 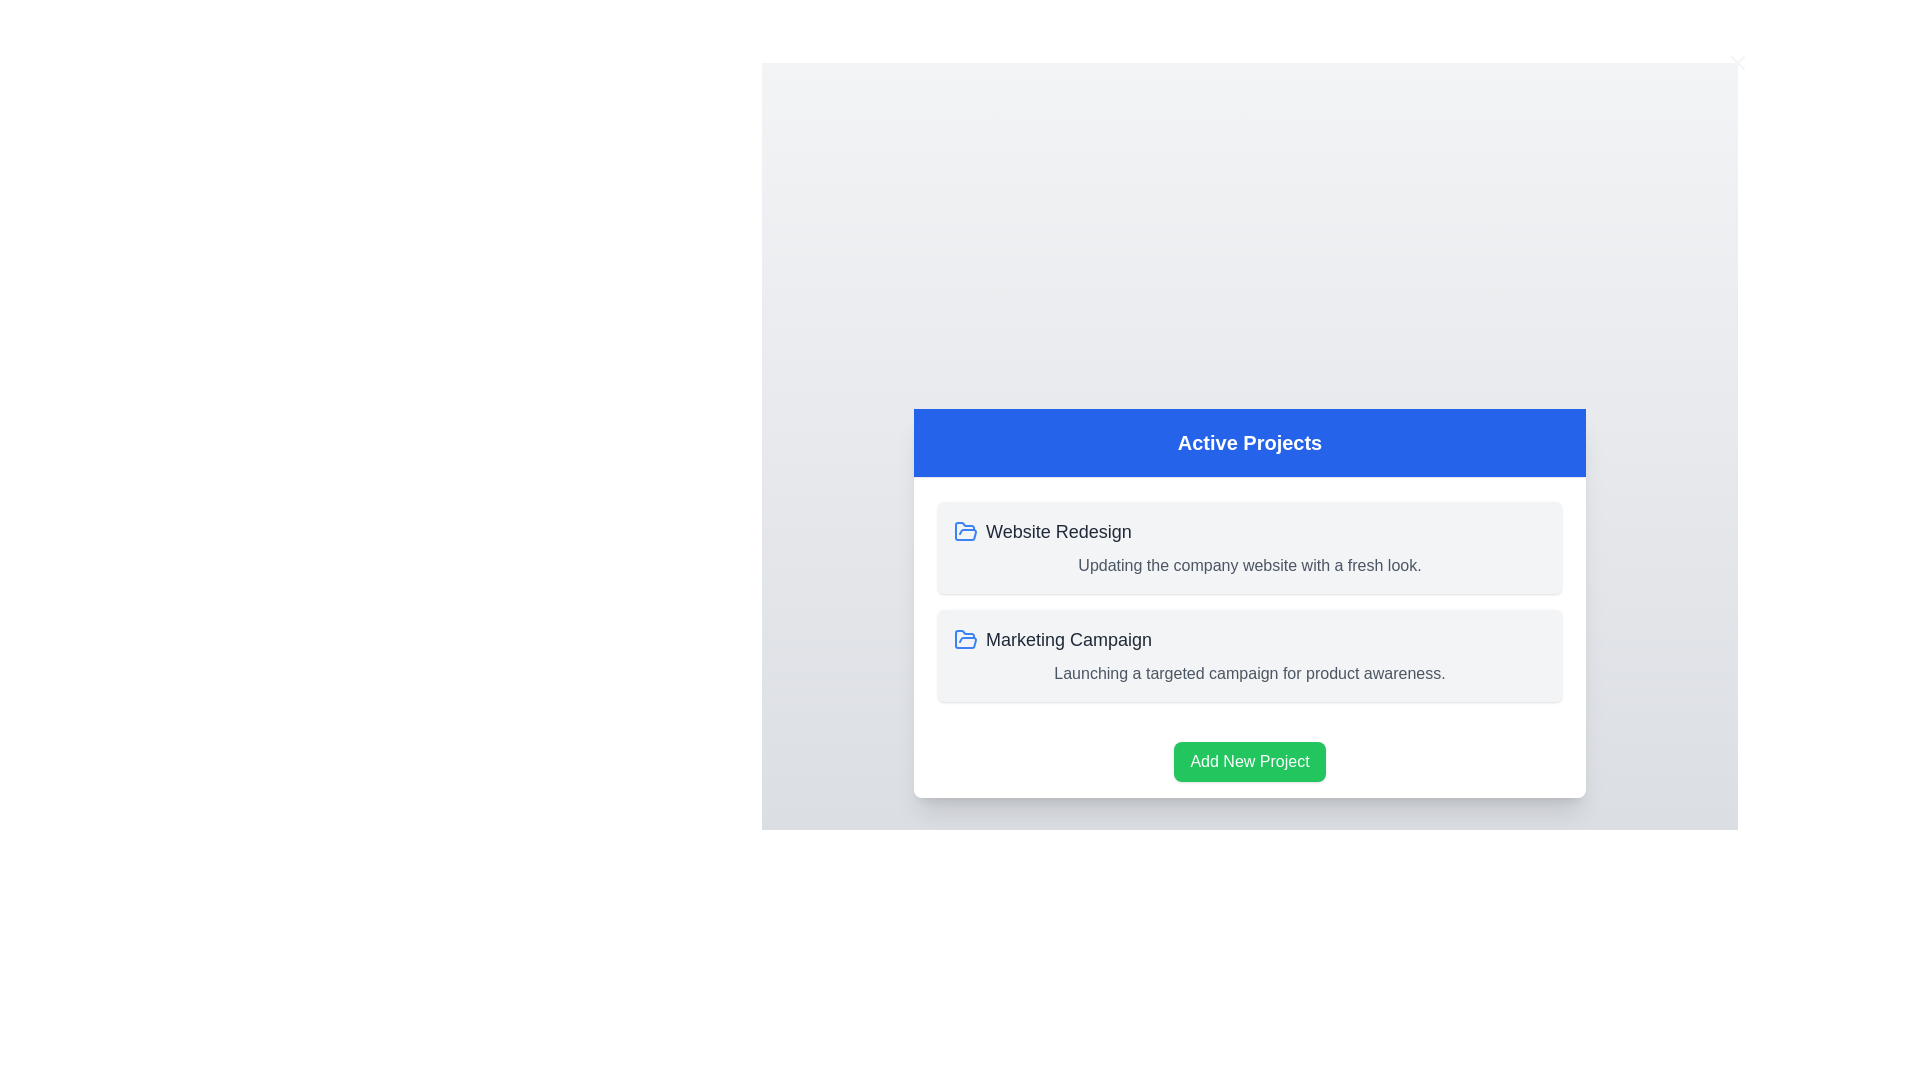 What do you see at coordinates (965, 639) in the screenshot?
I see `the project icon for Marketing Campaign` at bounding box center [965, 639].